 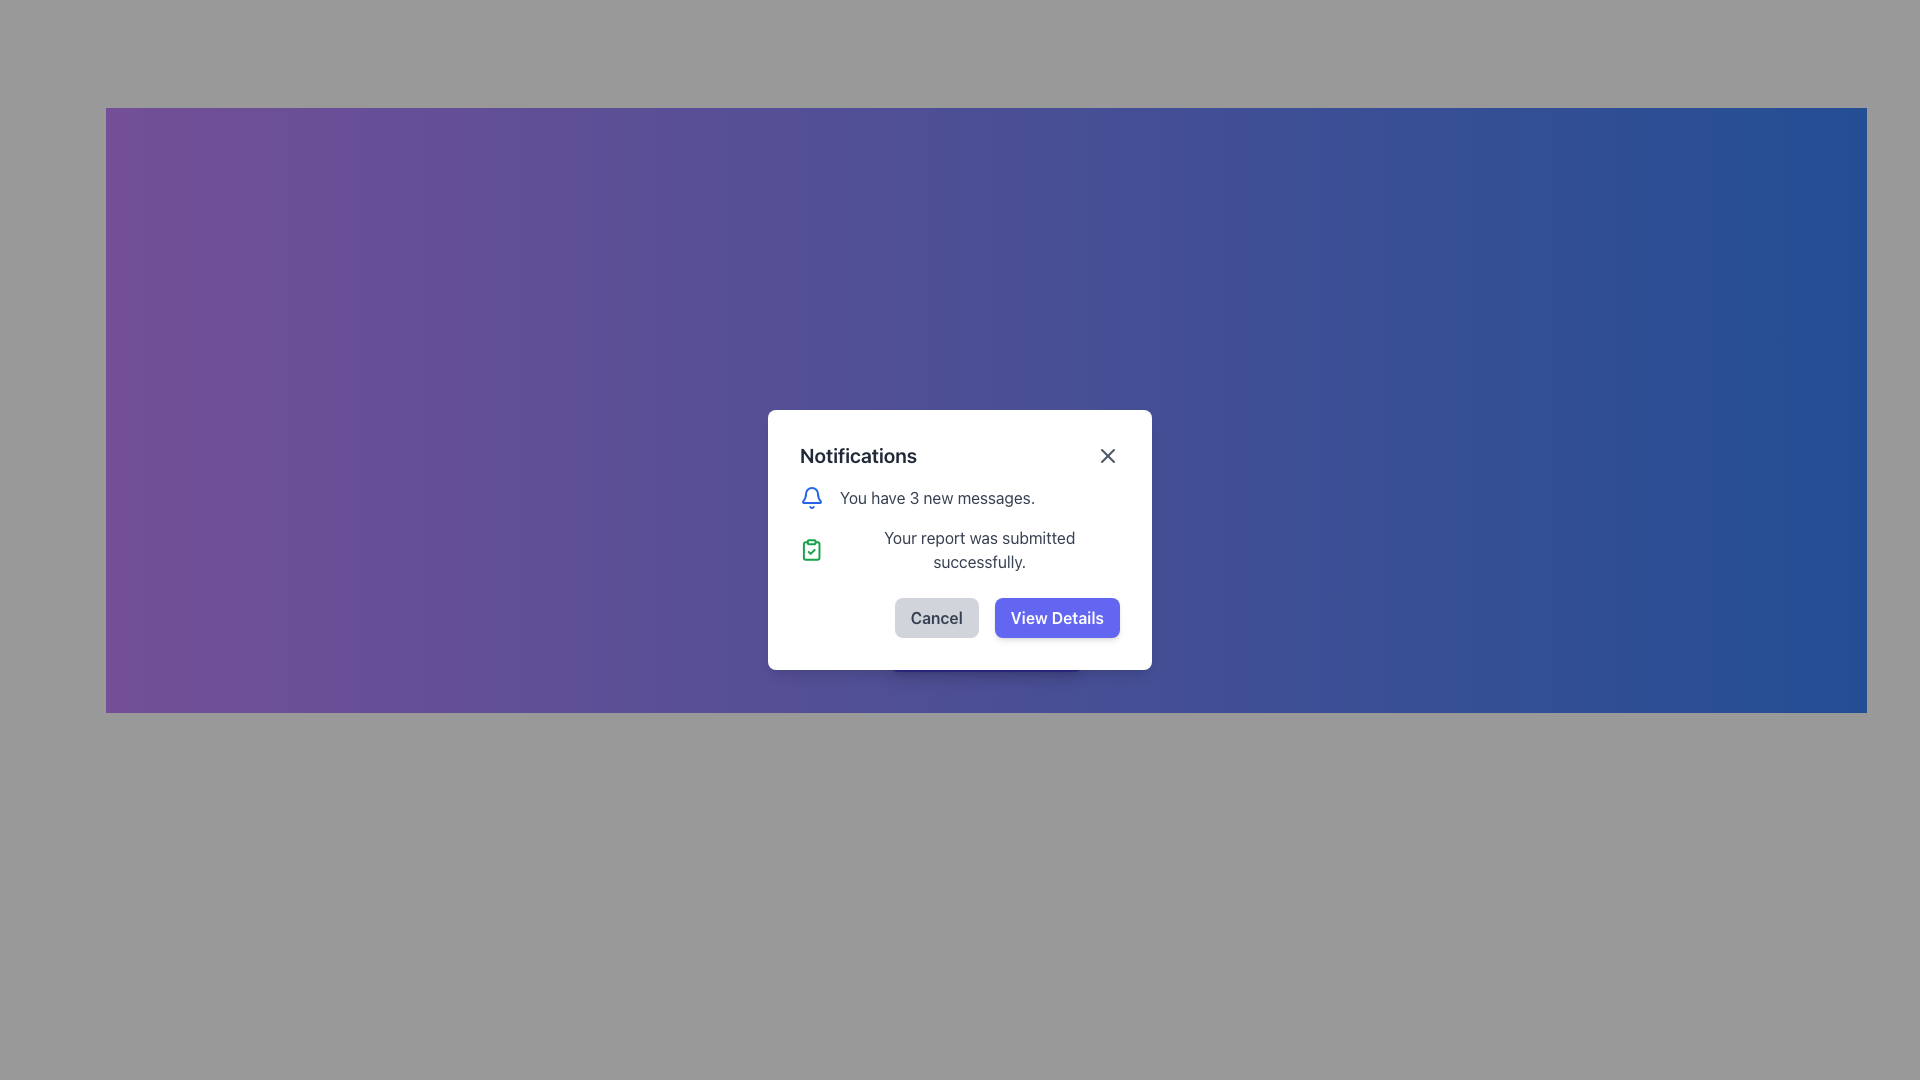 What do you see at coordinates (960, 528) in the screenshot?
I see `informational text block containing the messages about new notifications and report submission success, positioned under the 'Notifications' header` at bounding box center [960, 528].